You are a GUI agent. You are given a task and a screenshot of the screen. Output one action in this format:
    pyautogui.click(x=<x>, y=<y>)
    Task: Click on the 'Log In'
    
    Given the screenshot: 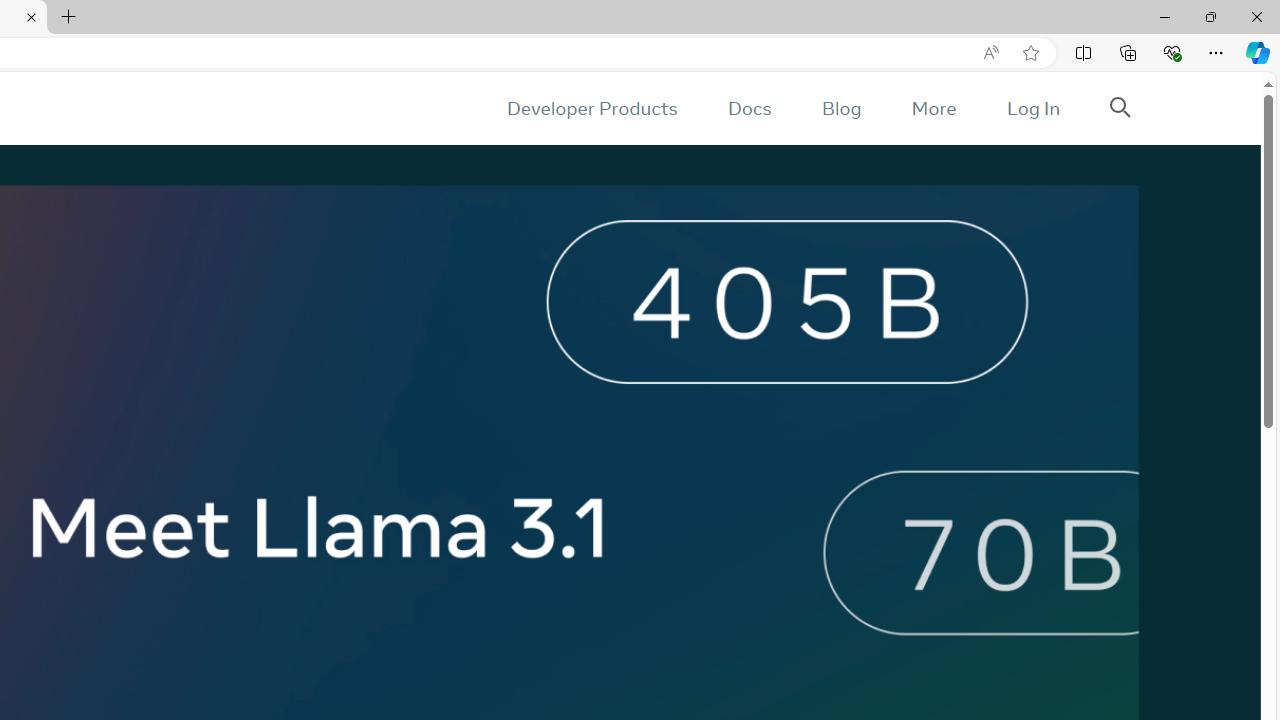 What is the action you would take?
    pyautogui.click(x=1032, y=108)
    